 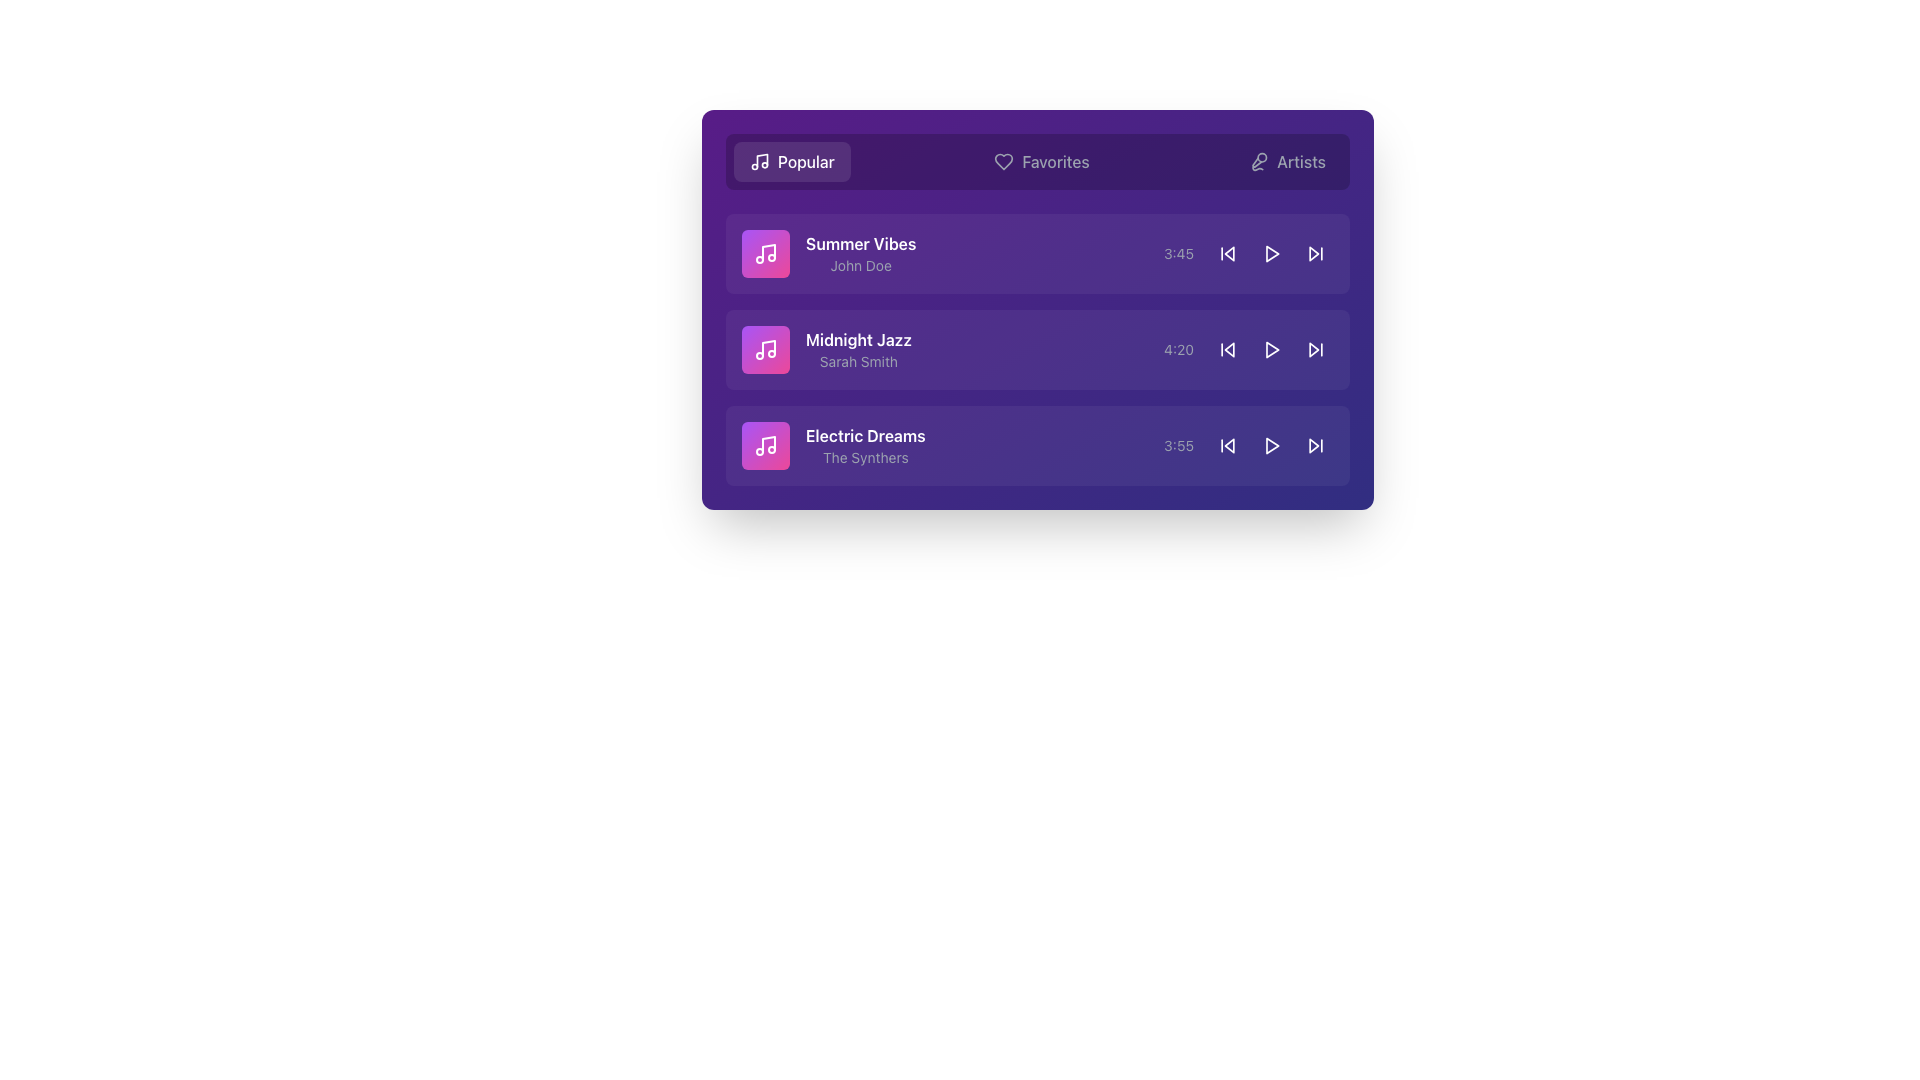 I want to click on the circular purple play button with a white play icon to play the associated track for 'Electric Dreams', so click(x=1271, y=445).